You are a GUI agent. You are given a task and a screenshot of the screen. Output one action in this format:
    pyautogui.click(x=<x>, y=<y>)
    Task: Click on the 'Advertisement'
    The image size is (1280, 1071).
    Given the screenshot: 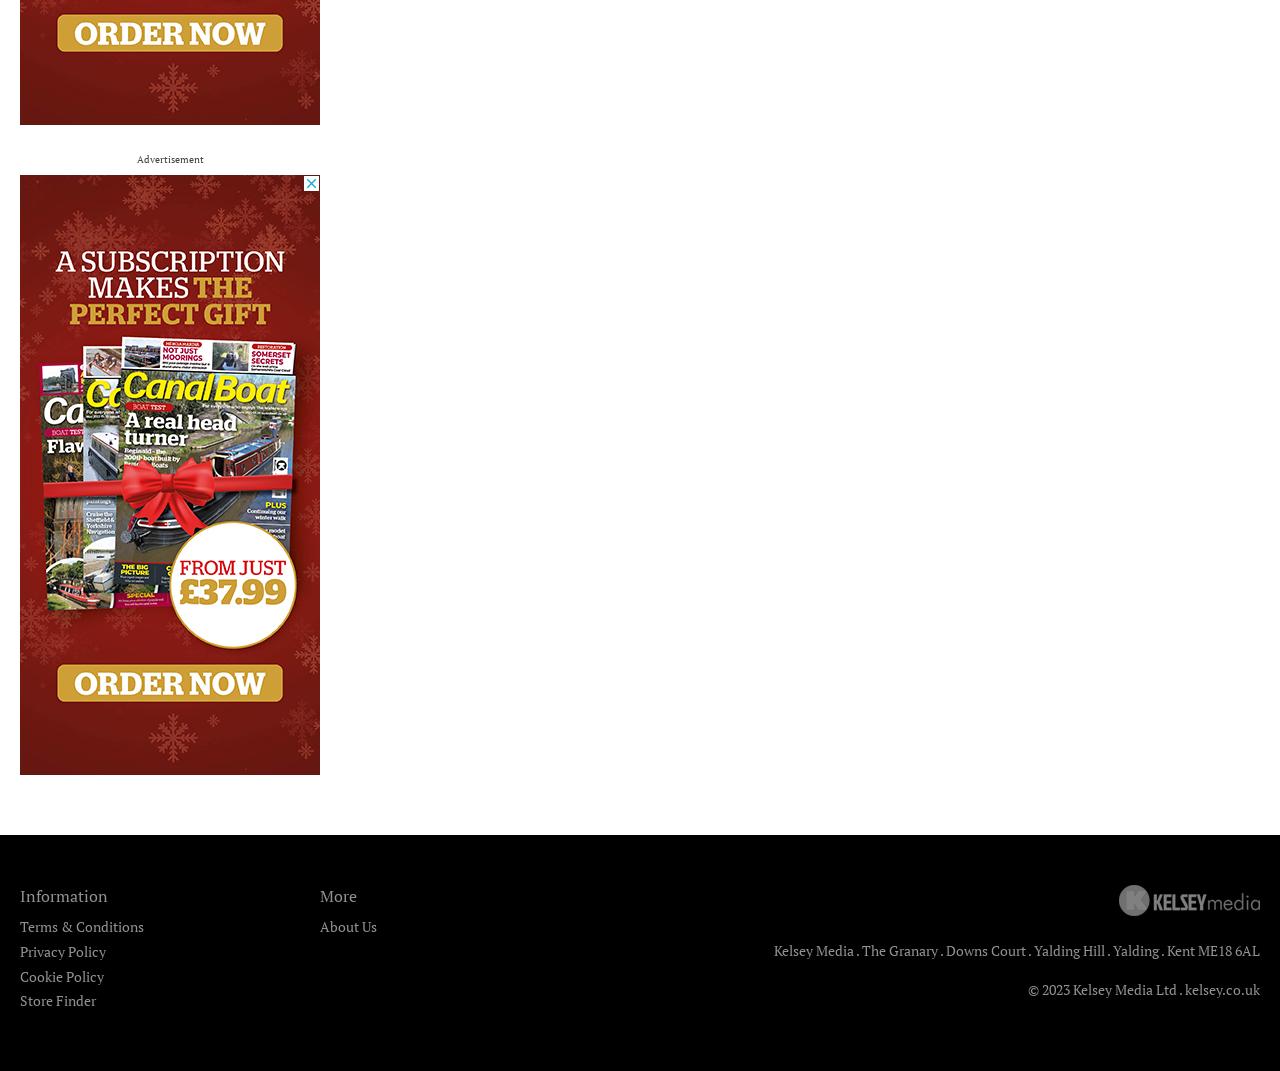 What is the action you would take?
    pyautogui.click(x=169, y=158)
    